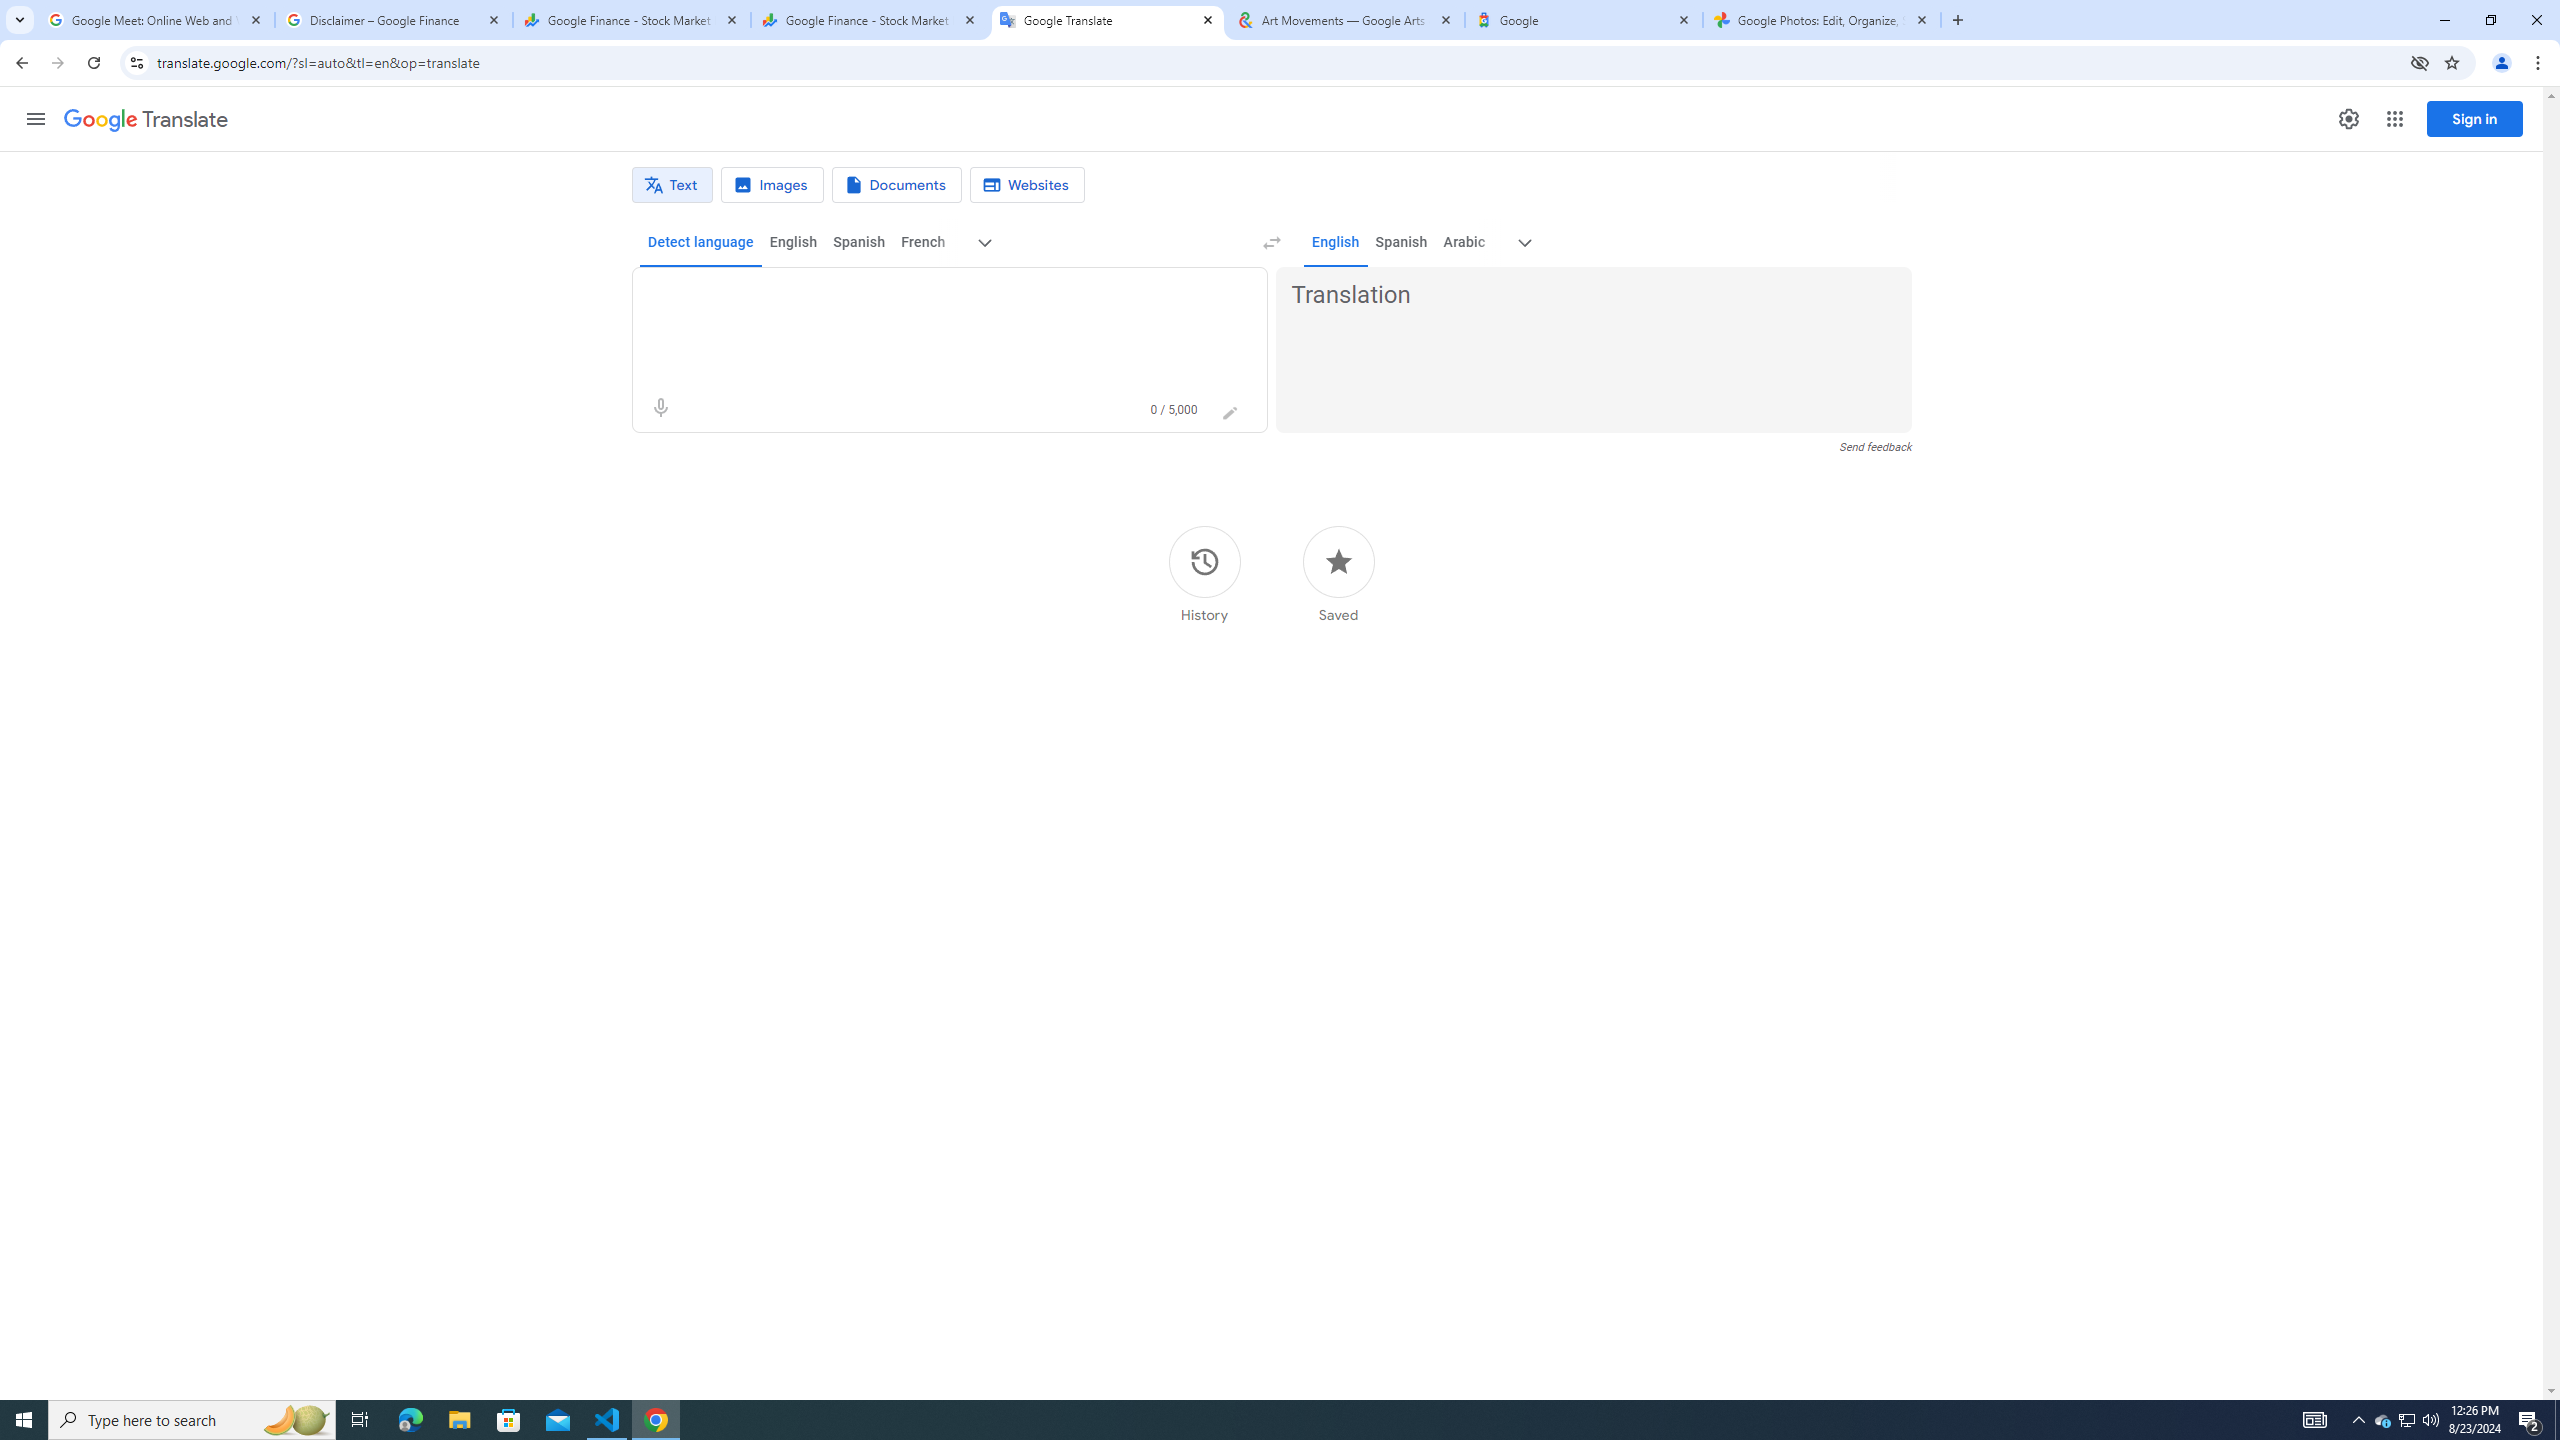  I want to click on 'More source languages', so click(985, 242).